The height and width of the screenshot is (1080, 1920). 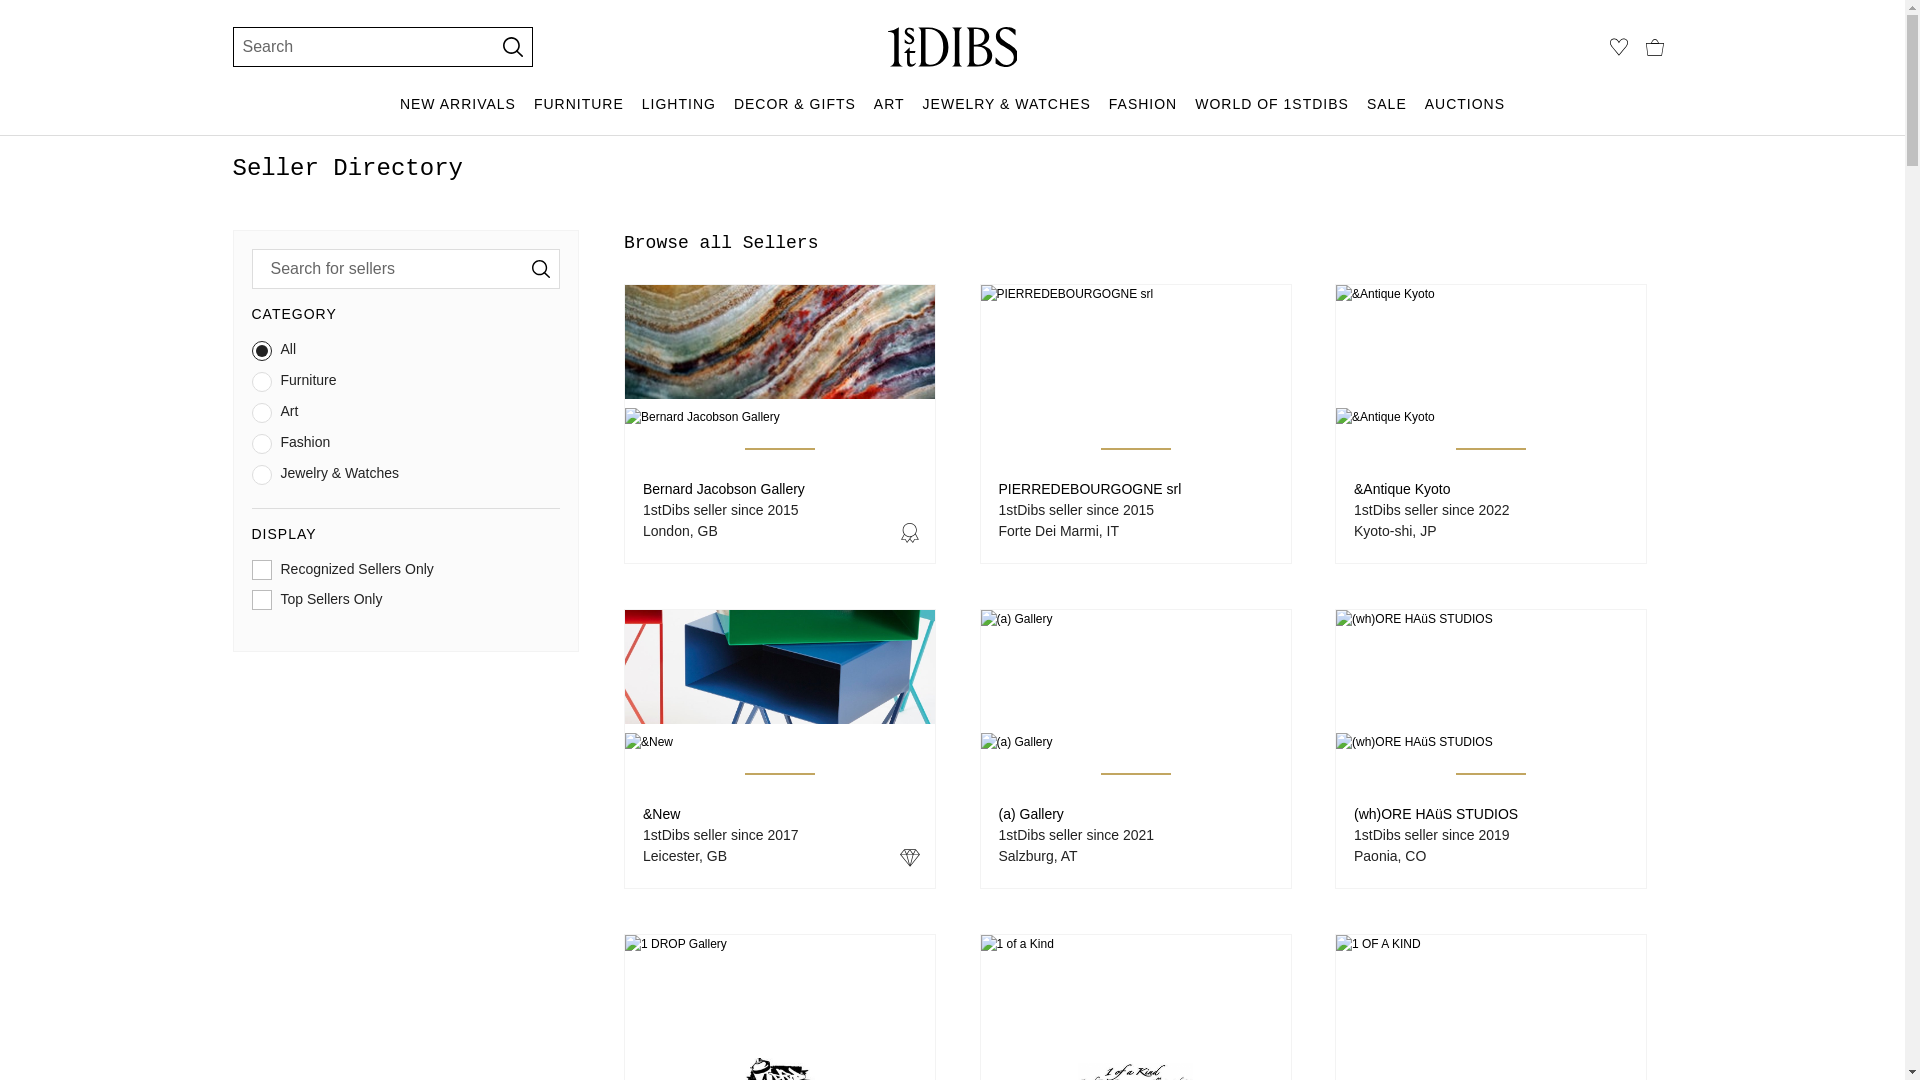 What do you see at coordinates (642, 114) in the screenshot?
I see `'LIGHTING'` at bounding box center [642, 114].